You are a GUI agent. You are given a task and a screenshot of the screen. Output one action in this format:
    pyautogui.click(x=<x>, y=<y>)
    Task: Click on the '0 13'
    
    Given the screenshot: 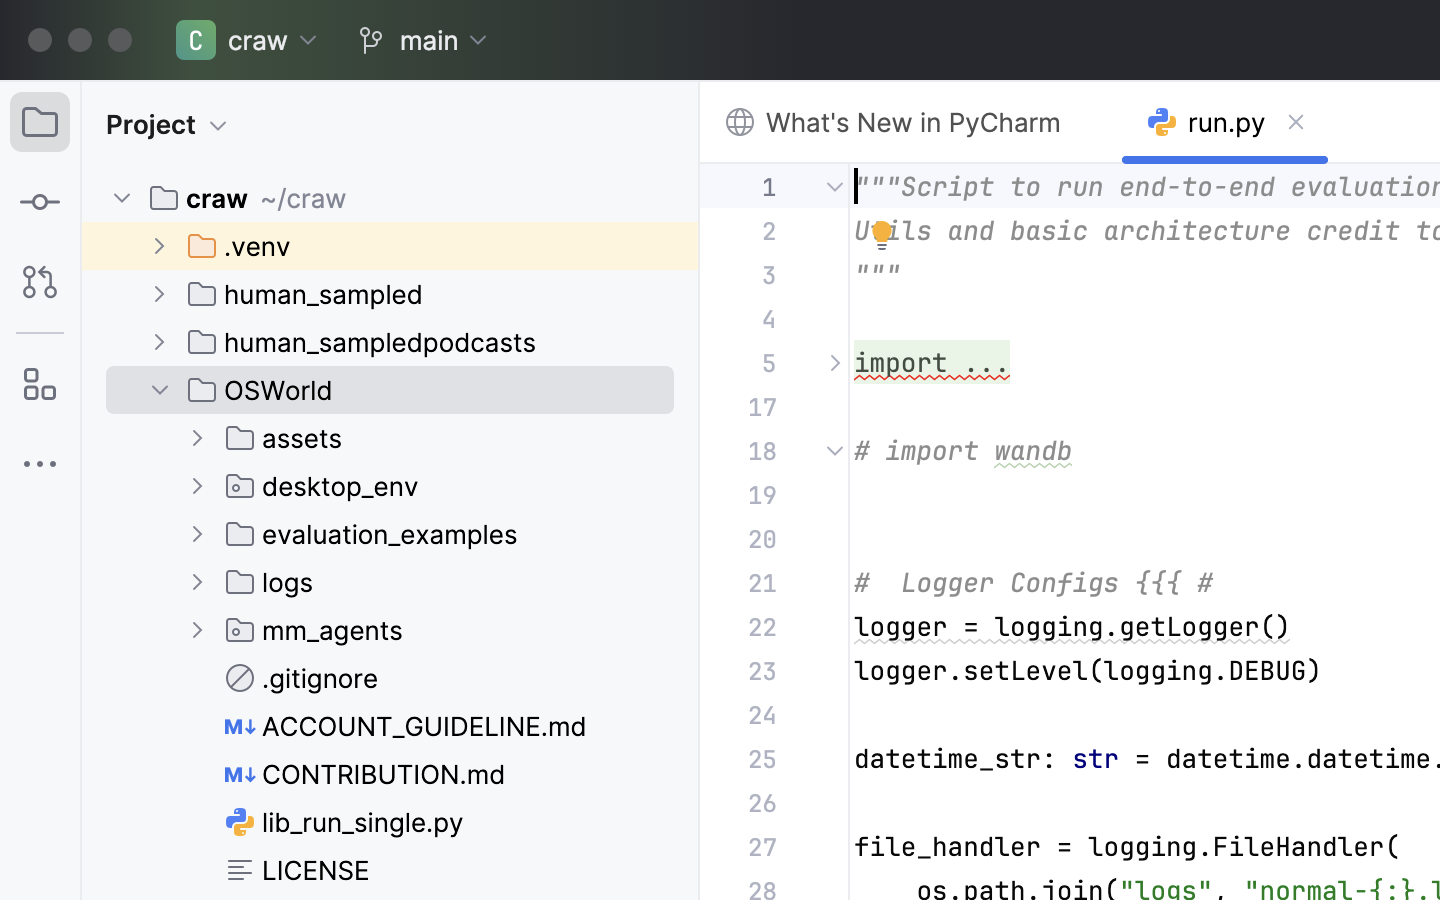 What is the action you would take?
    pyautogui.click(x=39, y=33)
    